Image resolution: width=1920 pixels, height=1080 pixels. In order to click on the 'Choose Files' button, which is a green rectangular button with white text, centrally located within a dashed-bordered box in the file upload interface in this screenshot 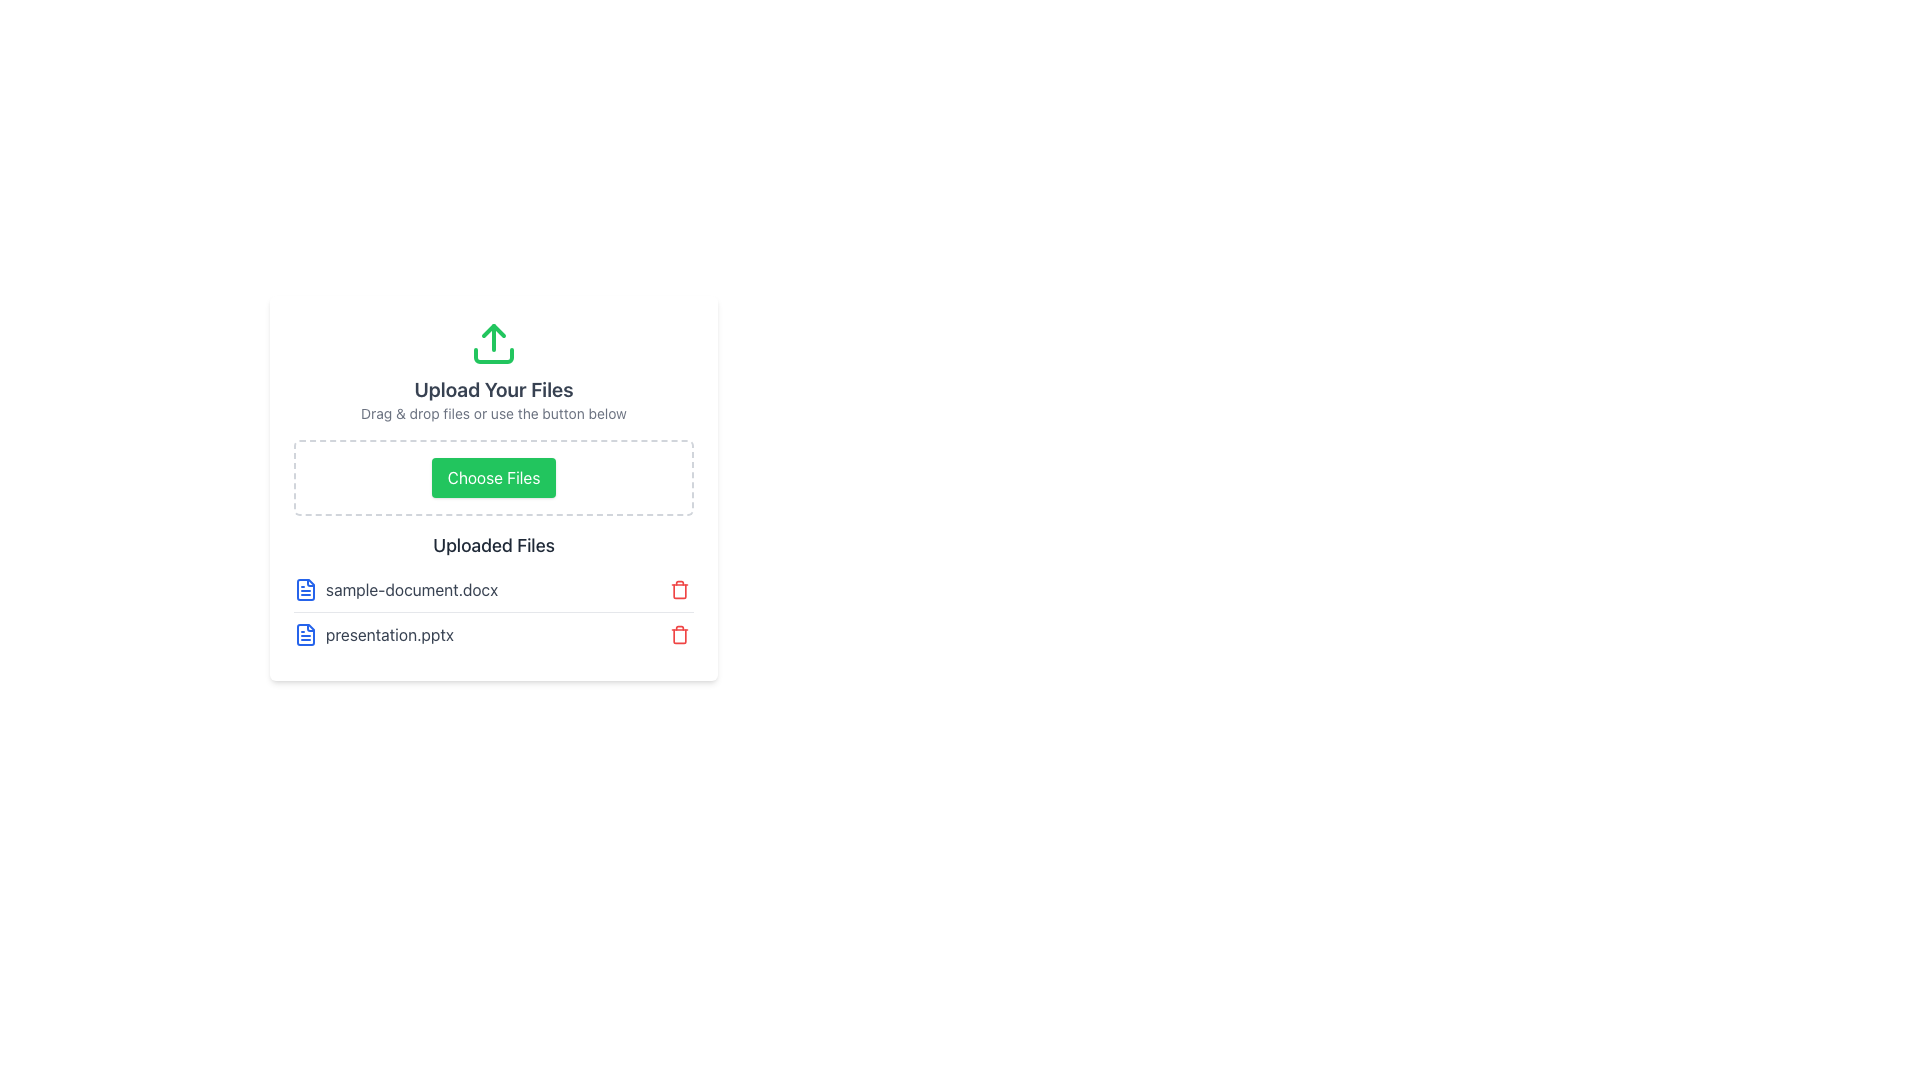, I will do `click(494, 478)`.